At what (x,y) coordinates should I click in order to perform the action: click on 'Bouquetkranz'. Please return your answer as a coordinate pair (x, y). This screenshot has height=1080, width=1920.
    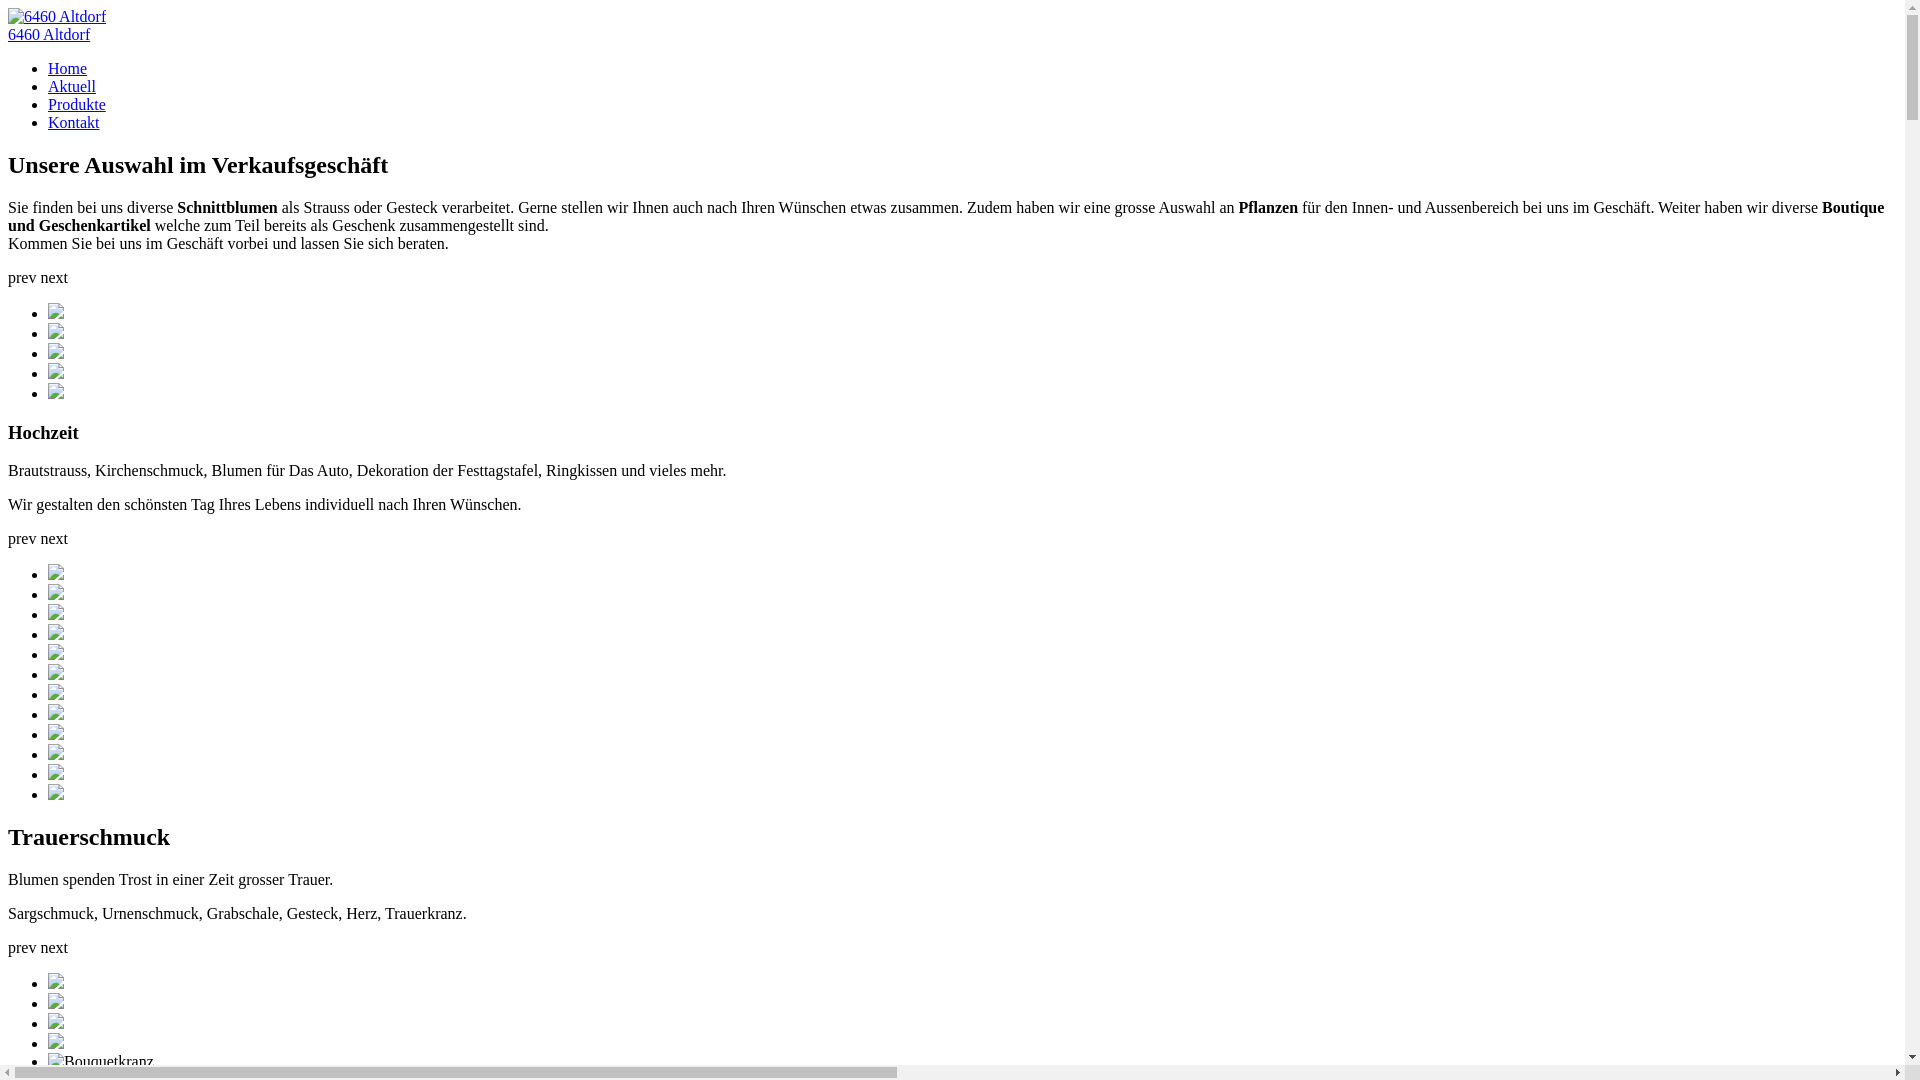
    Looking at the image, I should click on (99, 1060).